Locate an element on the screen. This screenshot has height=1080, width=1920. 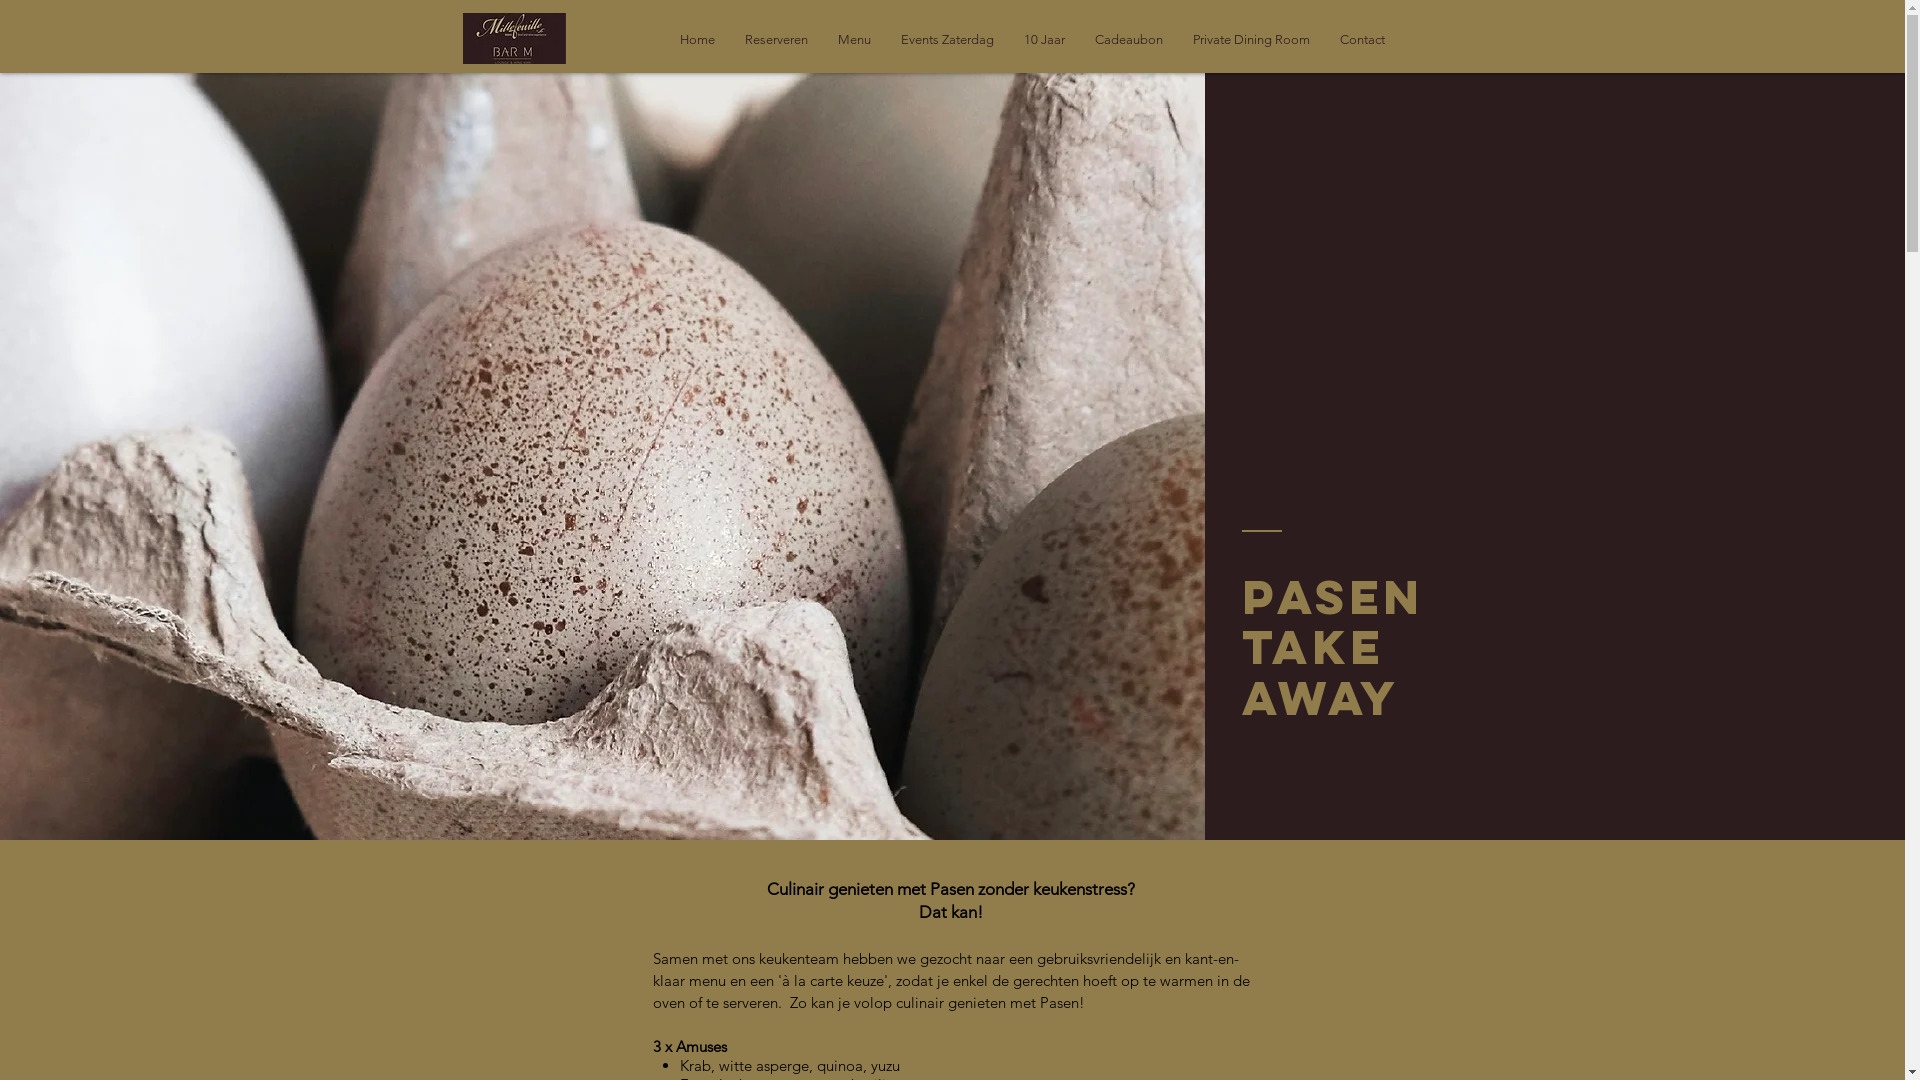
'Contact' is located at coordinates (1324, 39).